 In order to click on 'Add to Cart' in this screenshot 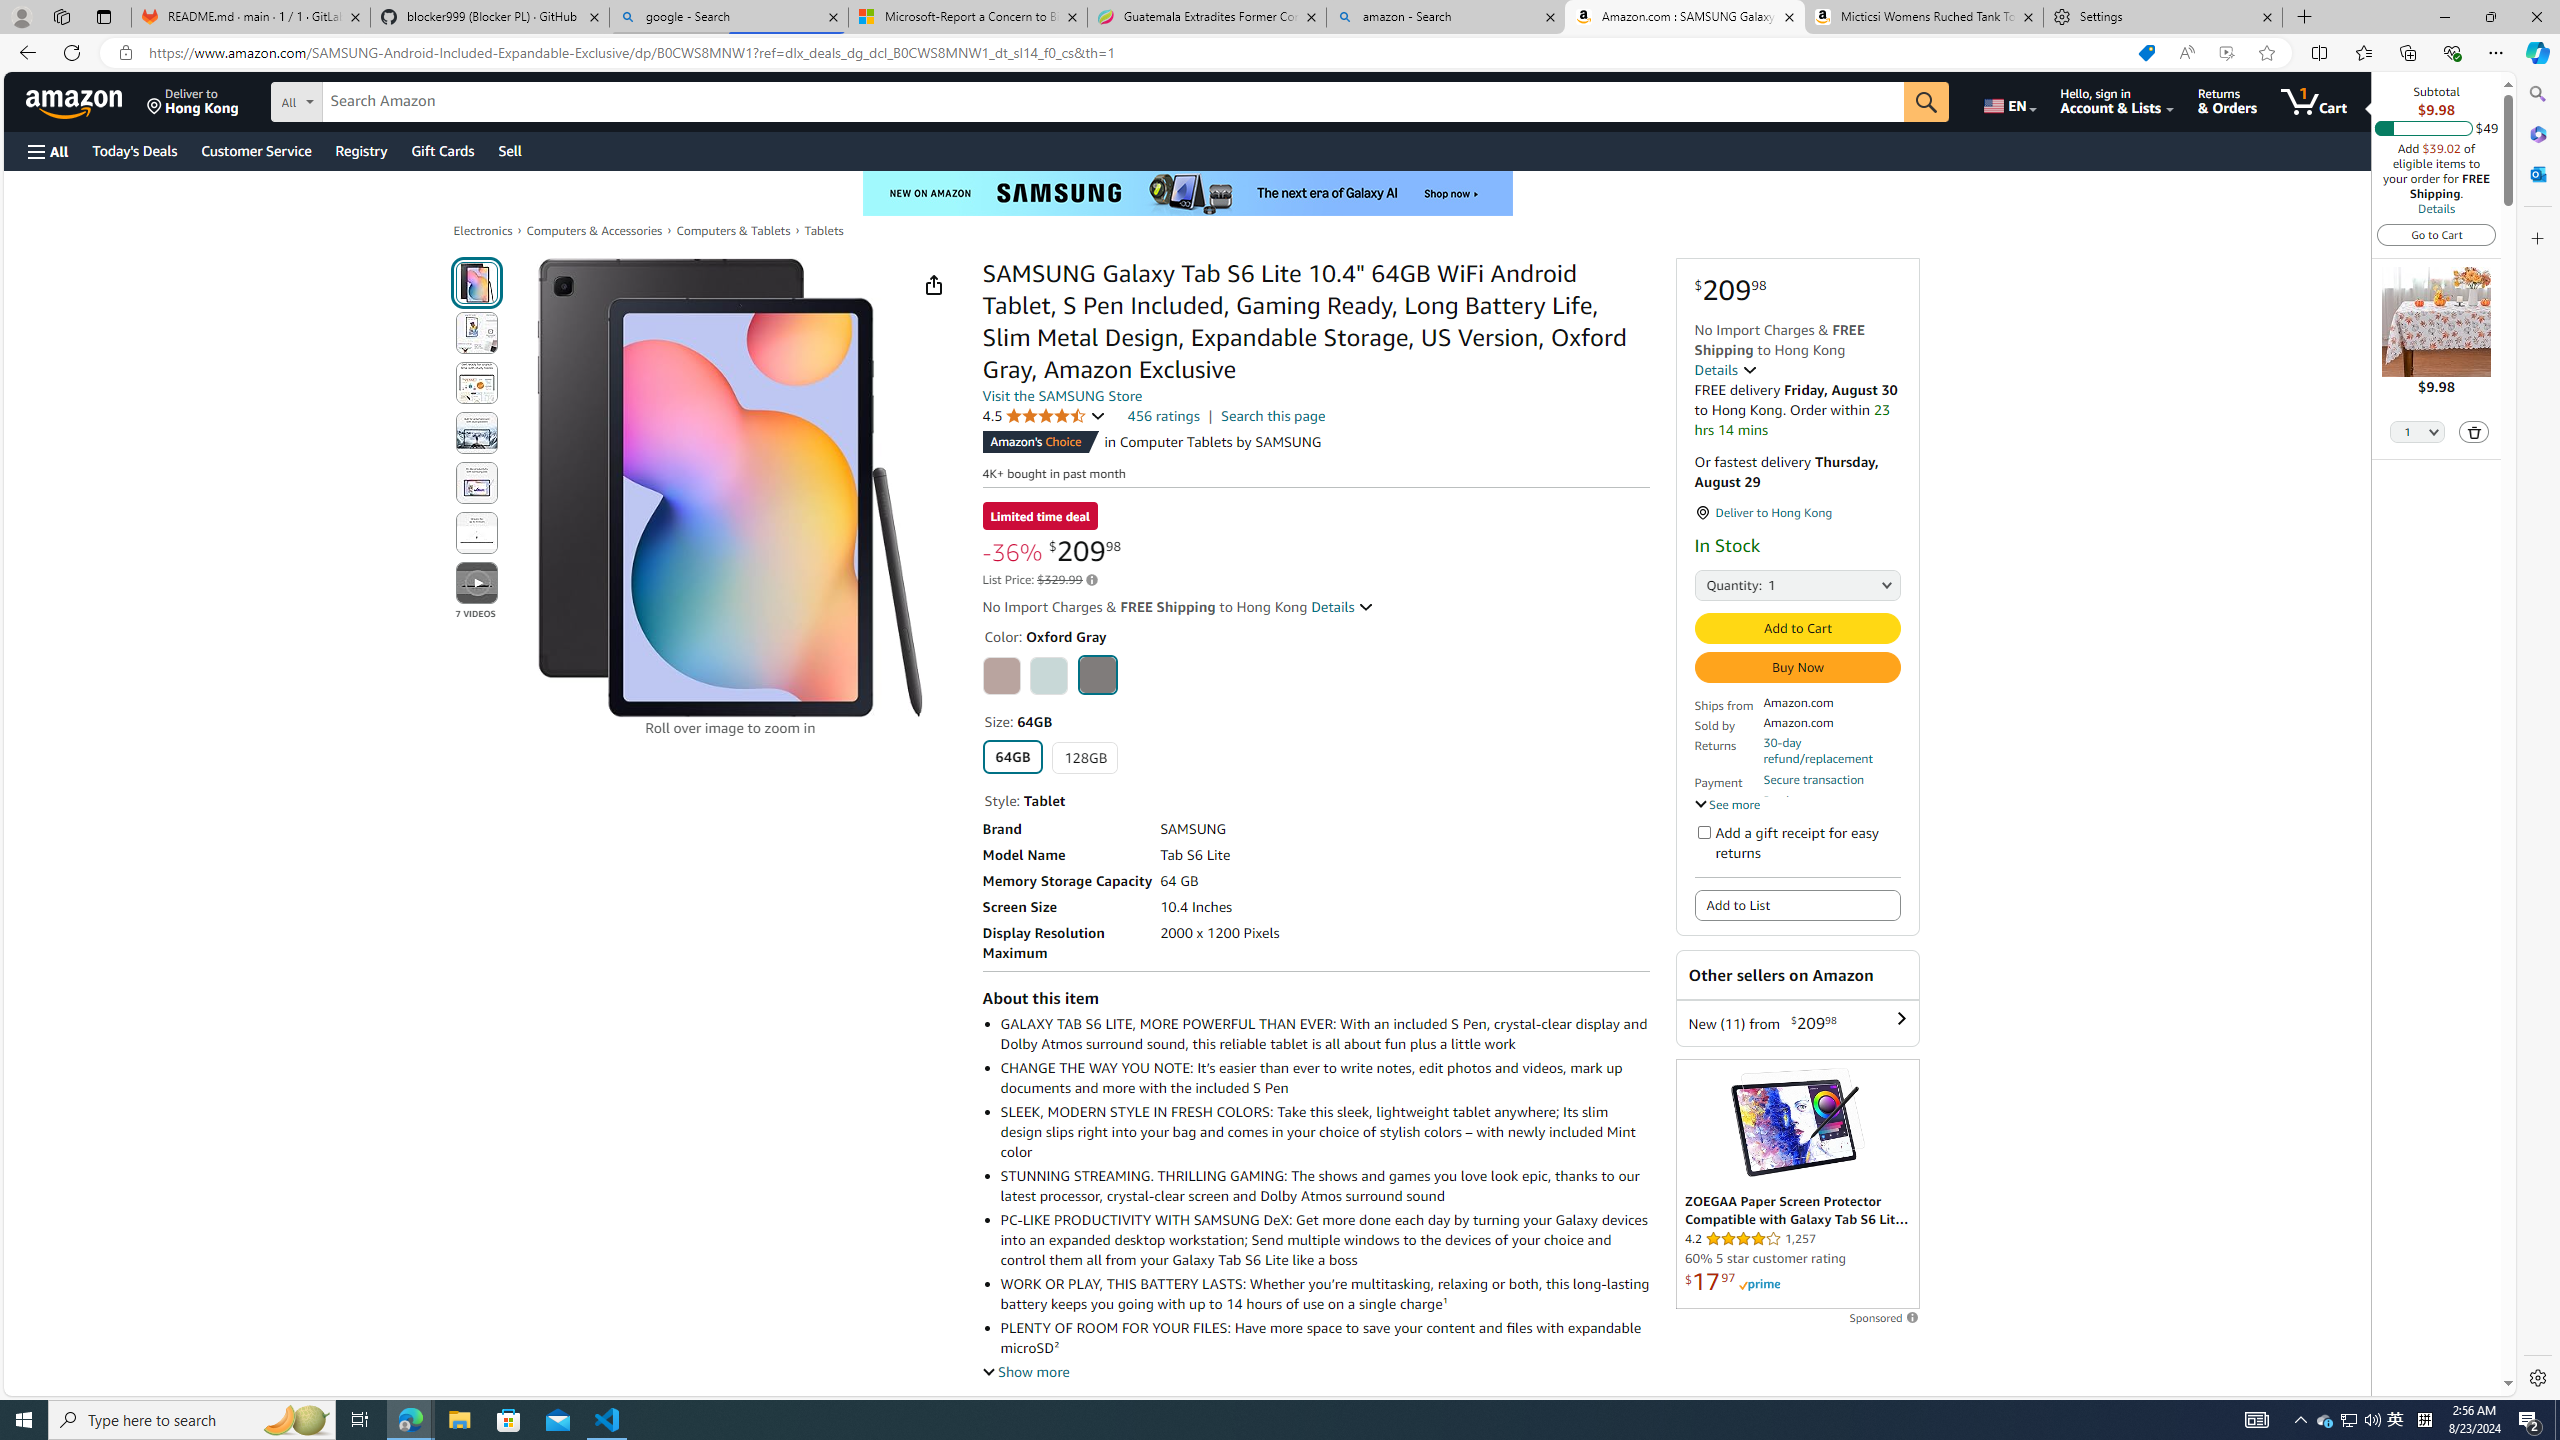, I will do `click(1797, 628)`.